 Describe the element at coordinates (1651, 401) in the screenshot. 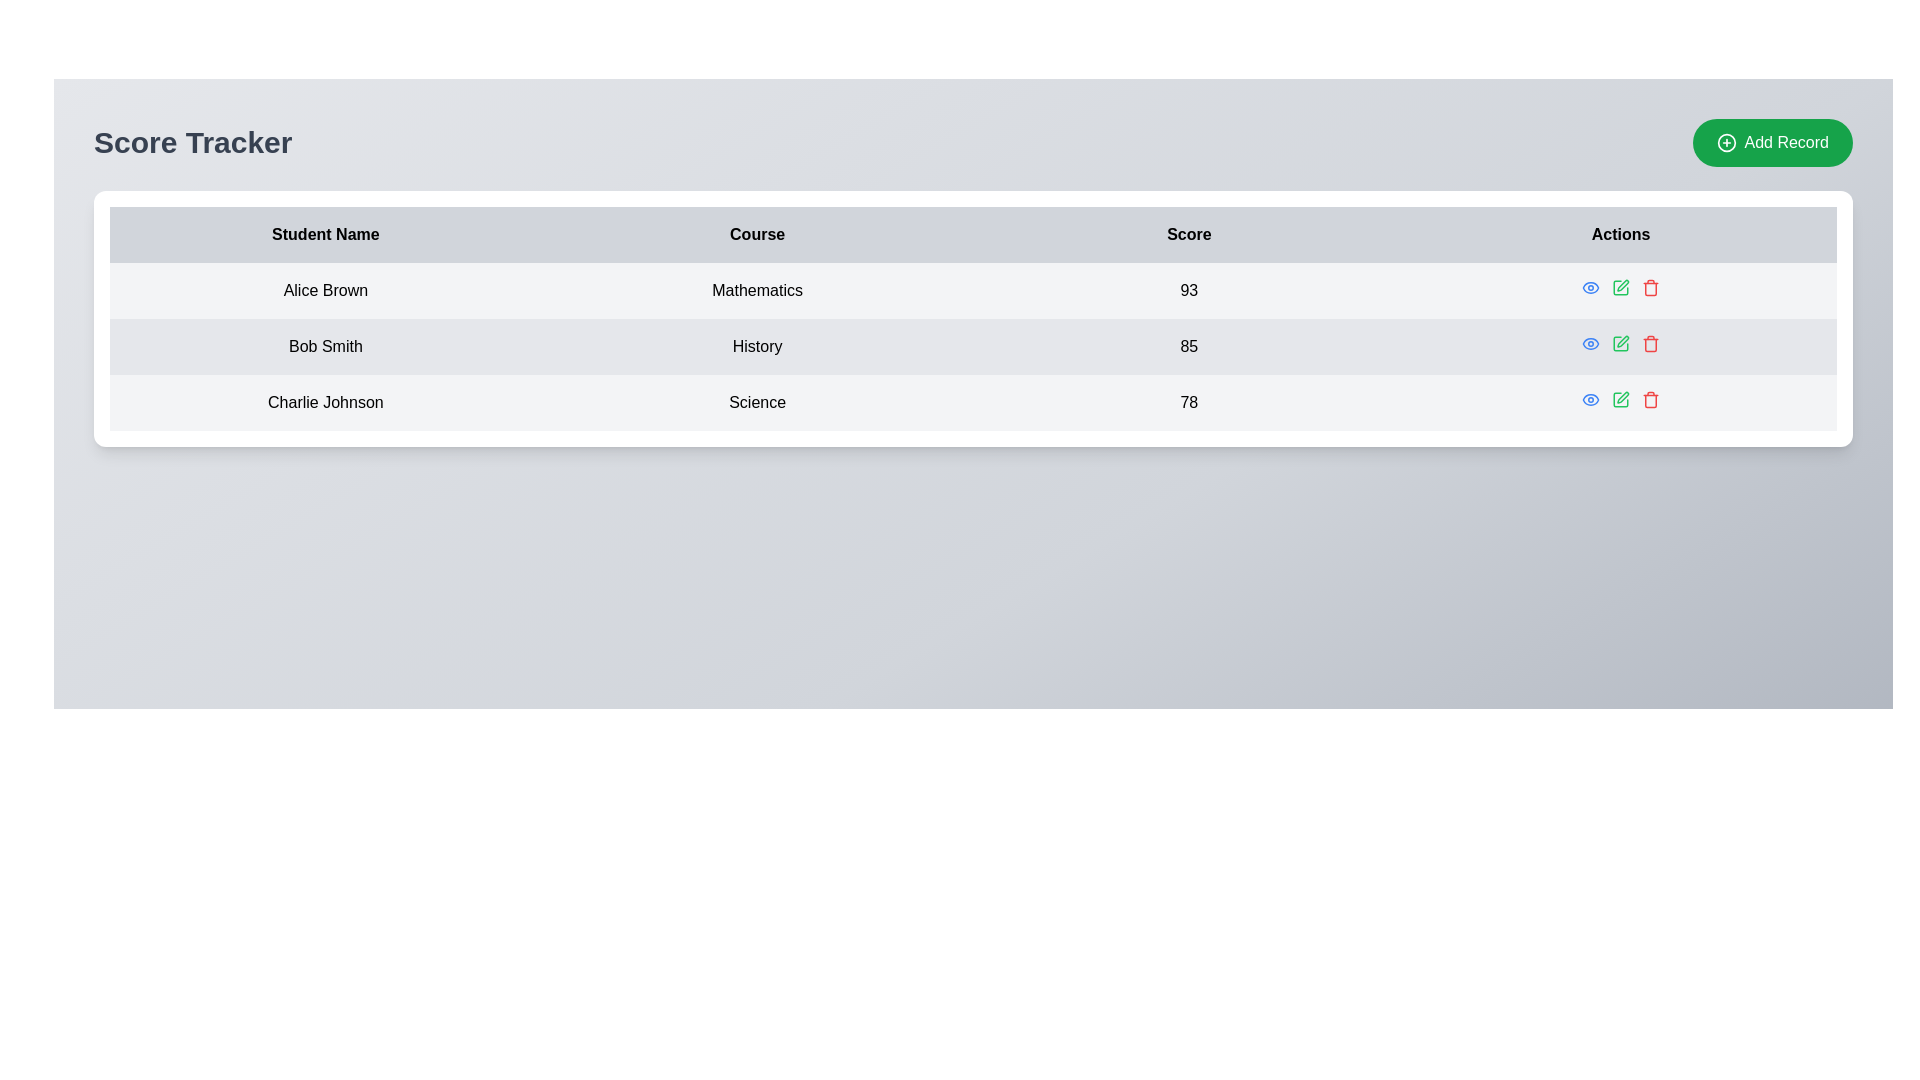

I see `the trash can icon representing the delete action for 'Charlie Johnson'` at that location.